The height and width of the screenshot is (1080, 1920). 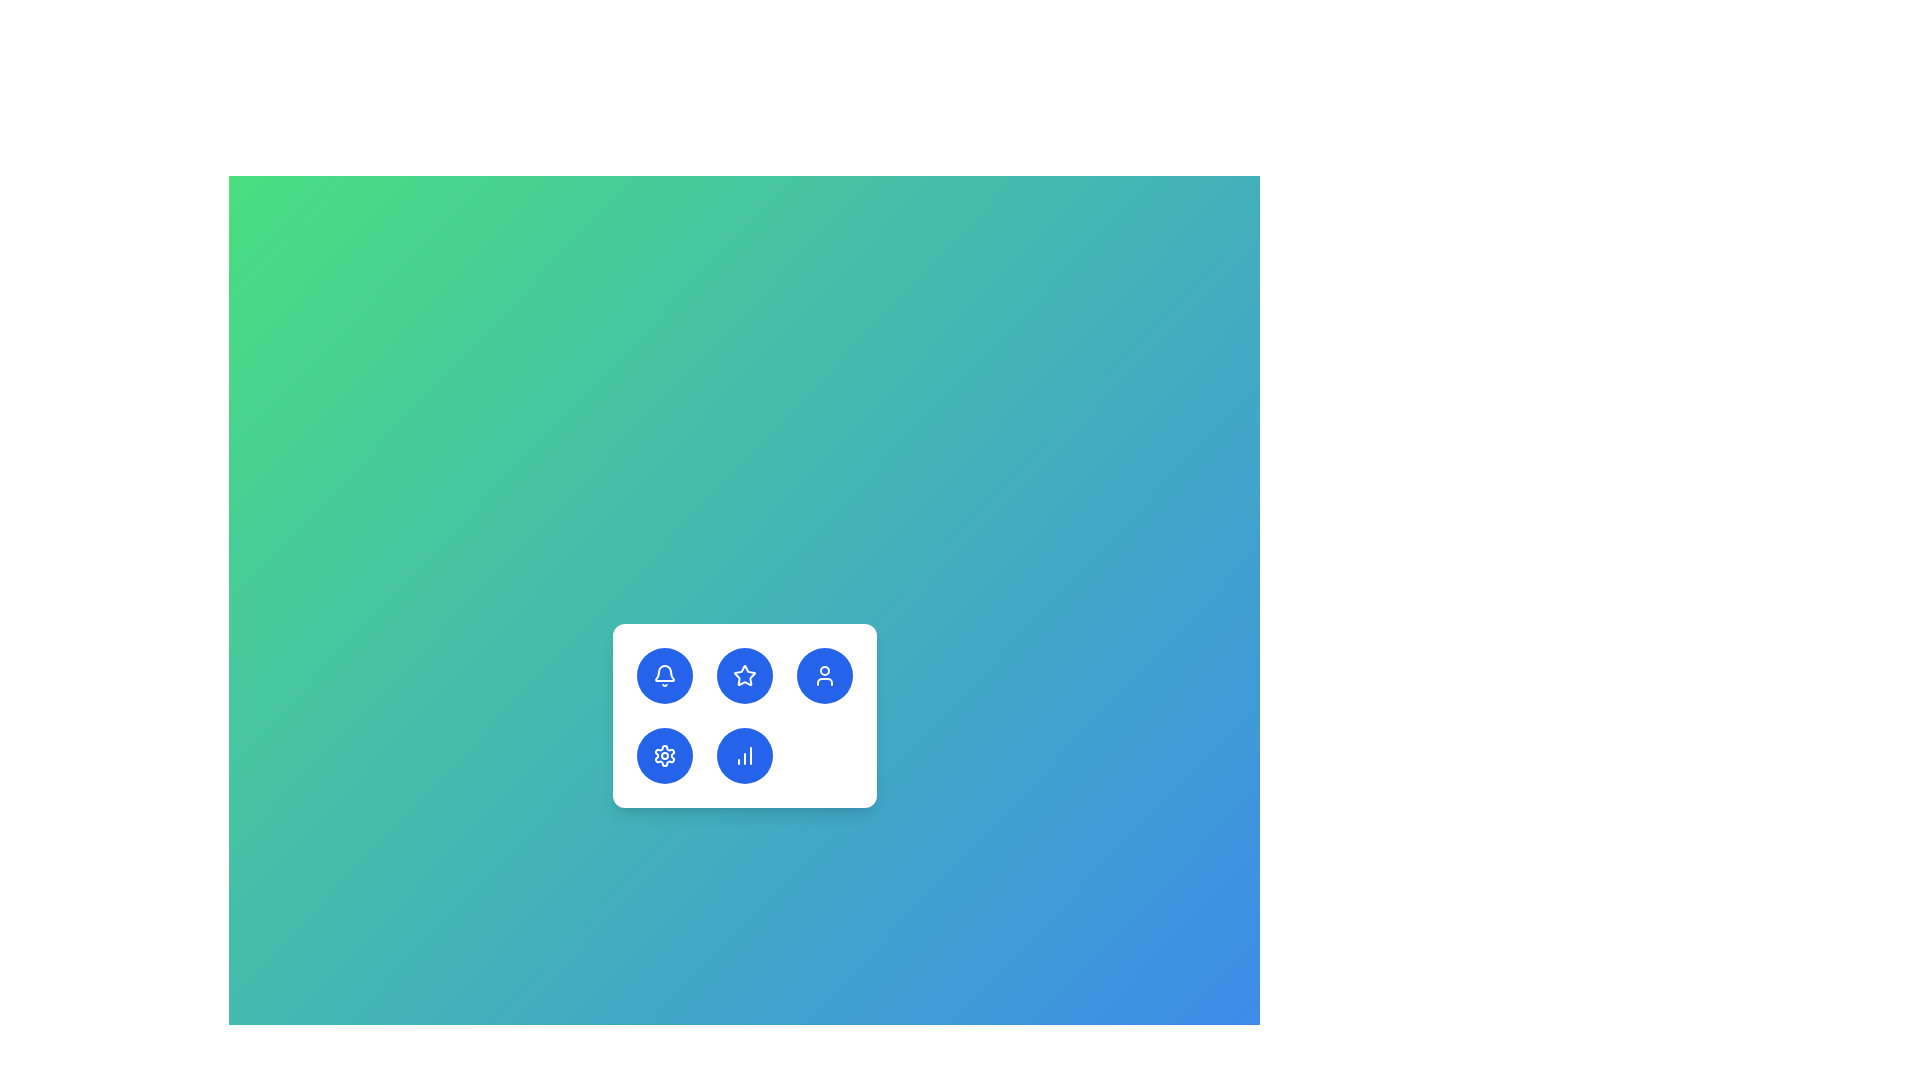 What do you see at coordinates (743, 756) in the screenshot?
I see `the blue circular button with a bar chart icon located in the bottom row, middle column of the 3x3 grid` at bounding box center [743, 756].